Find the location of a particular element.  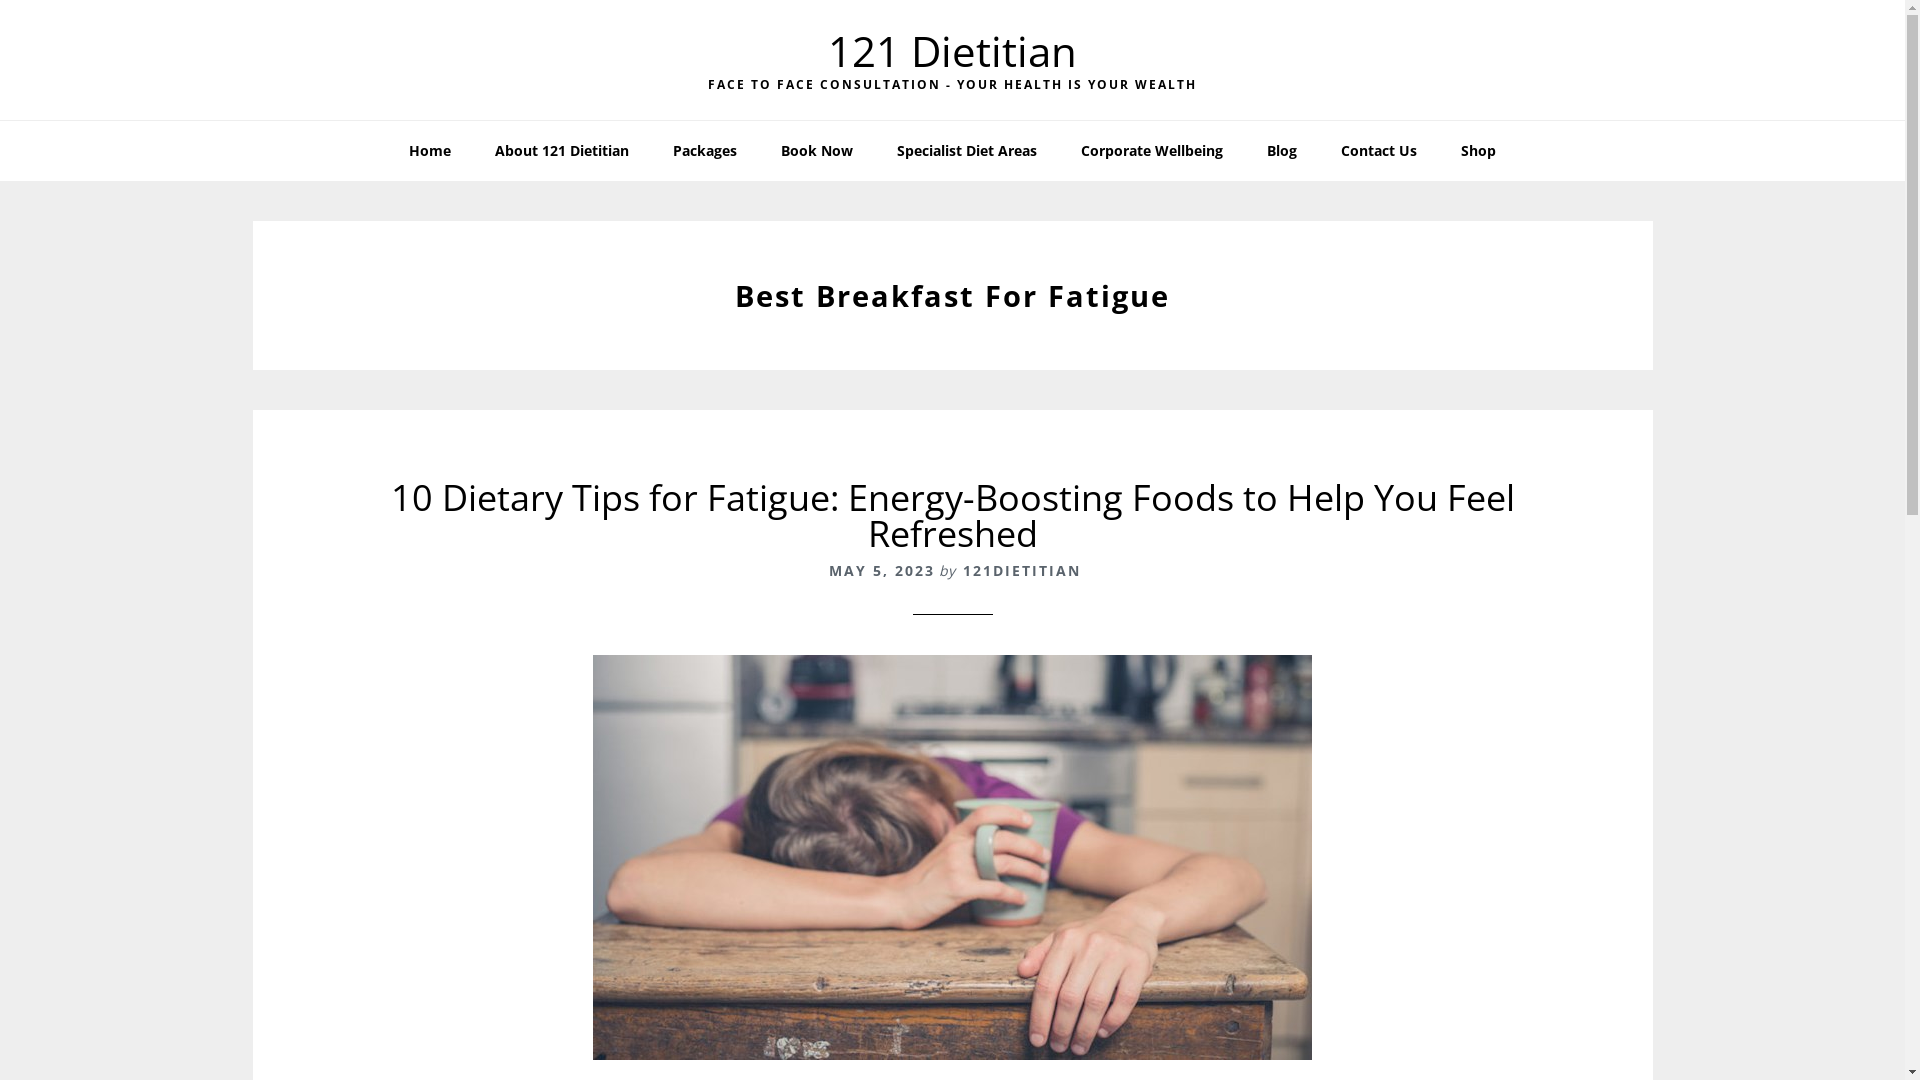

'121DIETITIAN' is located at coordinates (961, 570).